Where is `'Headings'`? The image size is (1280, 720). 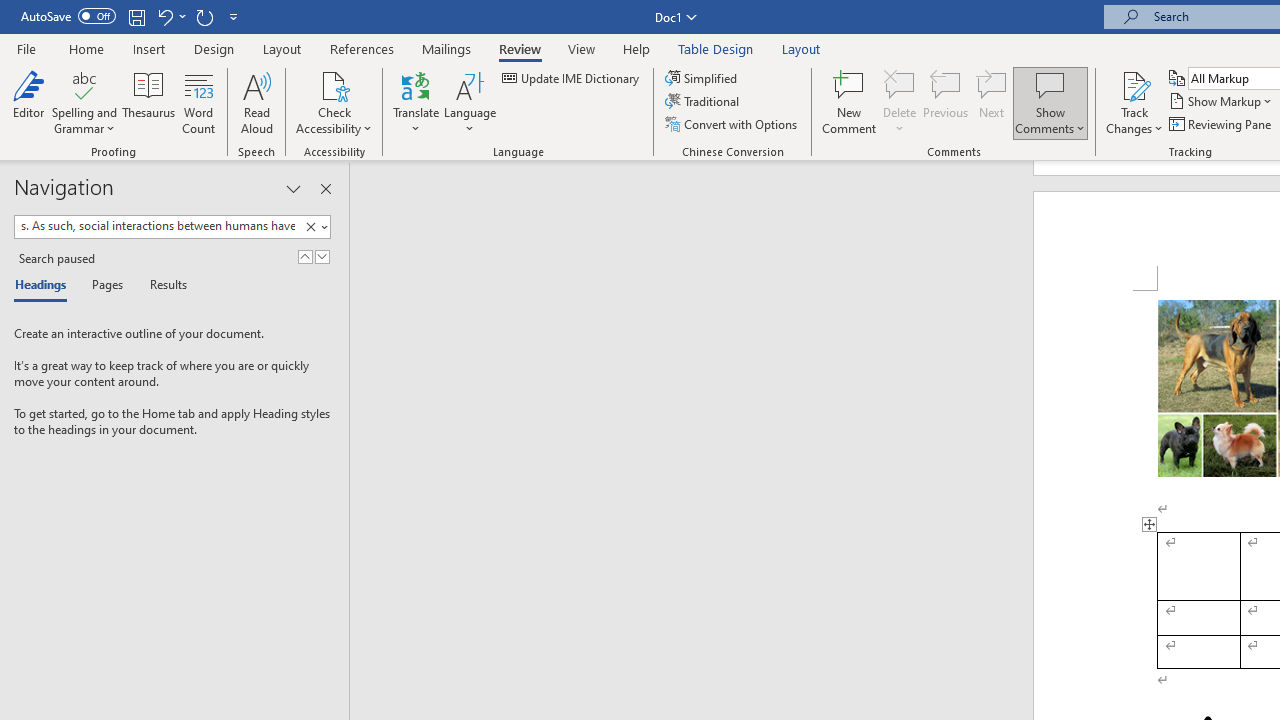 'Headings' is located at coordinates (45, 286).